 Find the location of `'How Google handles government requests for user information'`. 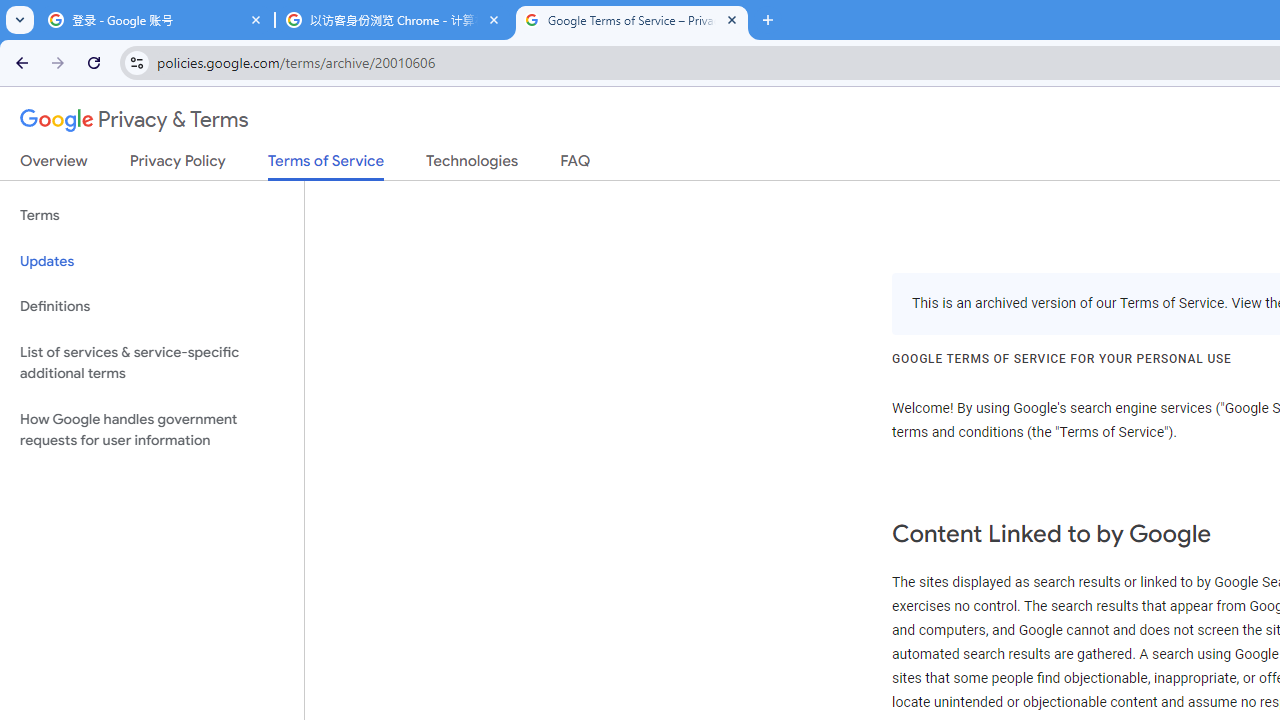

'How Google handles government requests for user information' is located at coordinates (151, 428).